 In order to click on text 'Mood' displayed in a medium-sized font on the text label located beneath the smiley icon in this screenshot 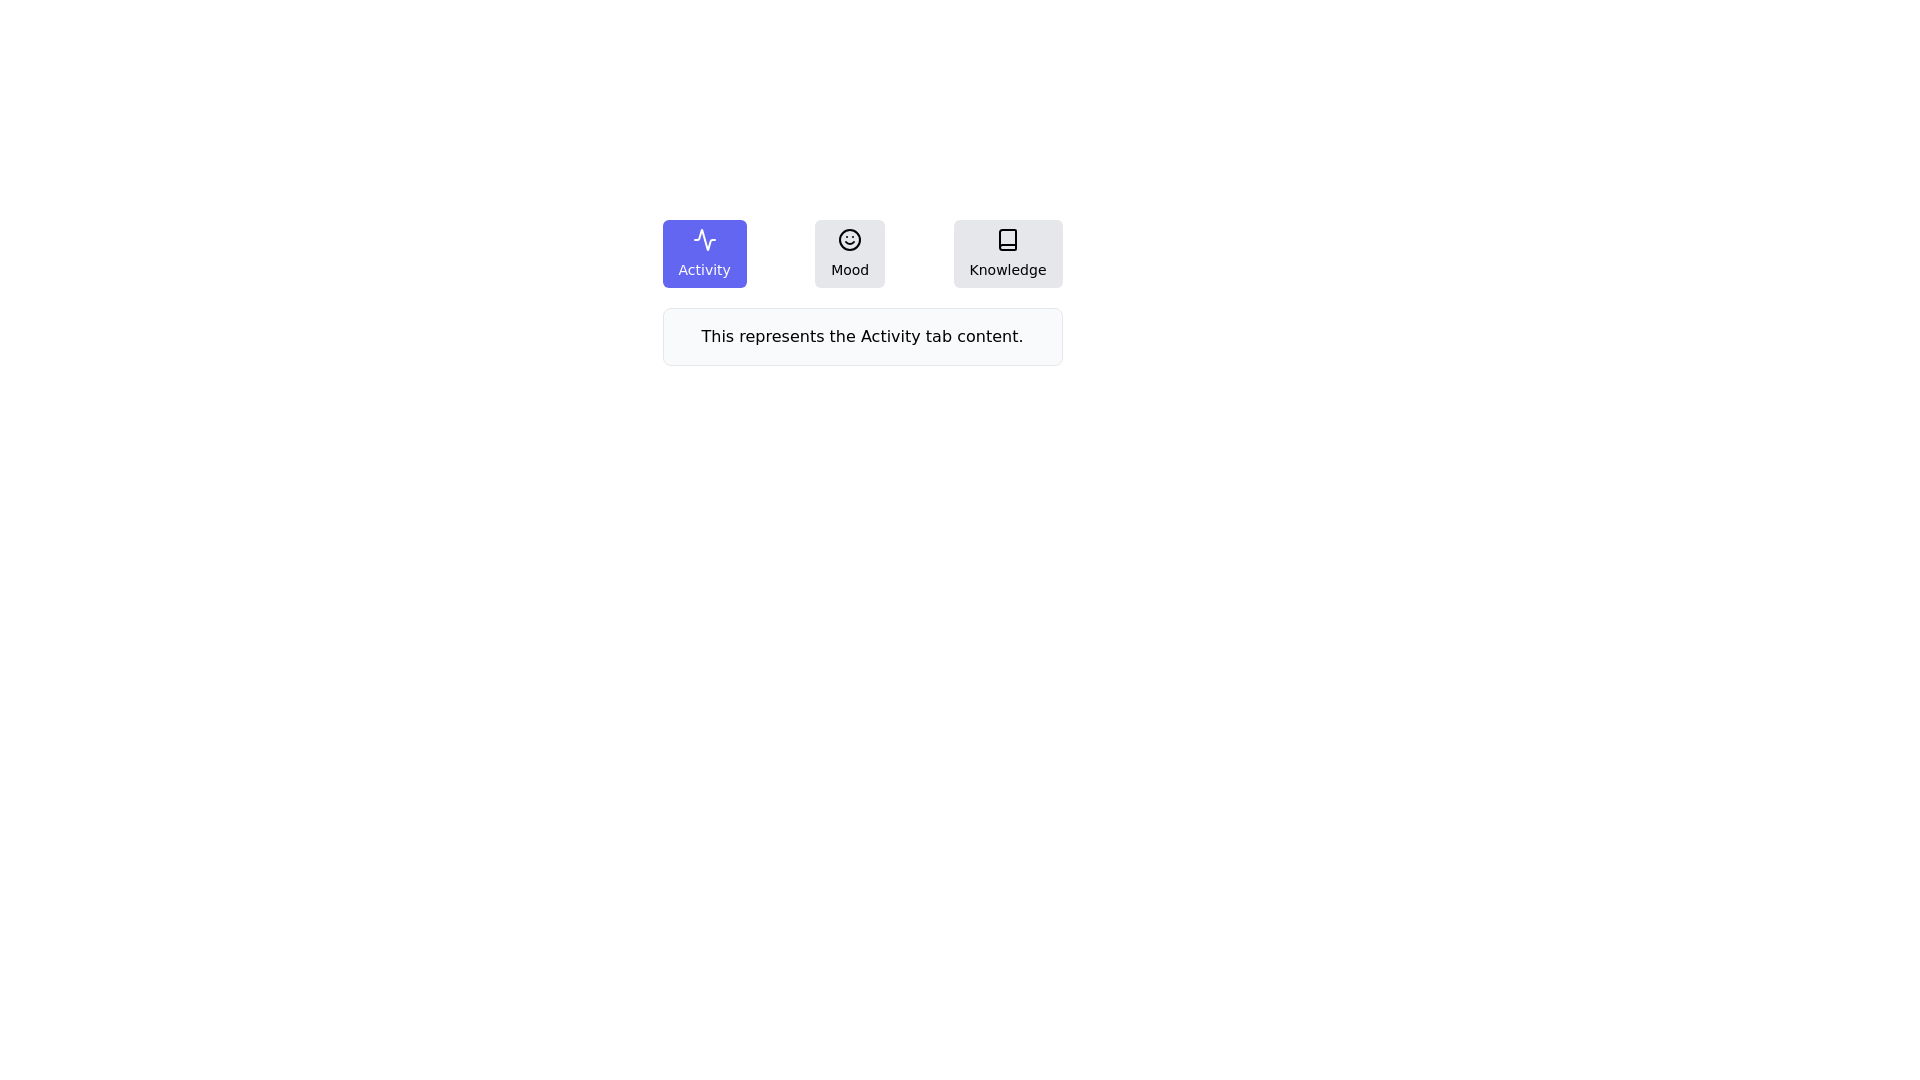, I will do `click(850, 270)`.